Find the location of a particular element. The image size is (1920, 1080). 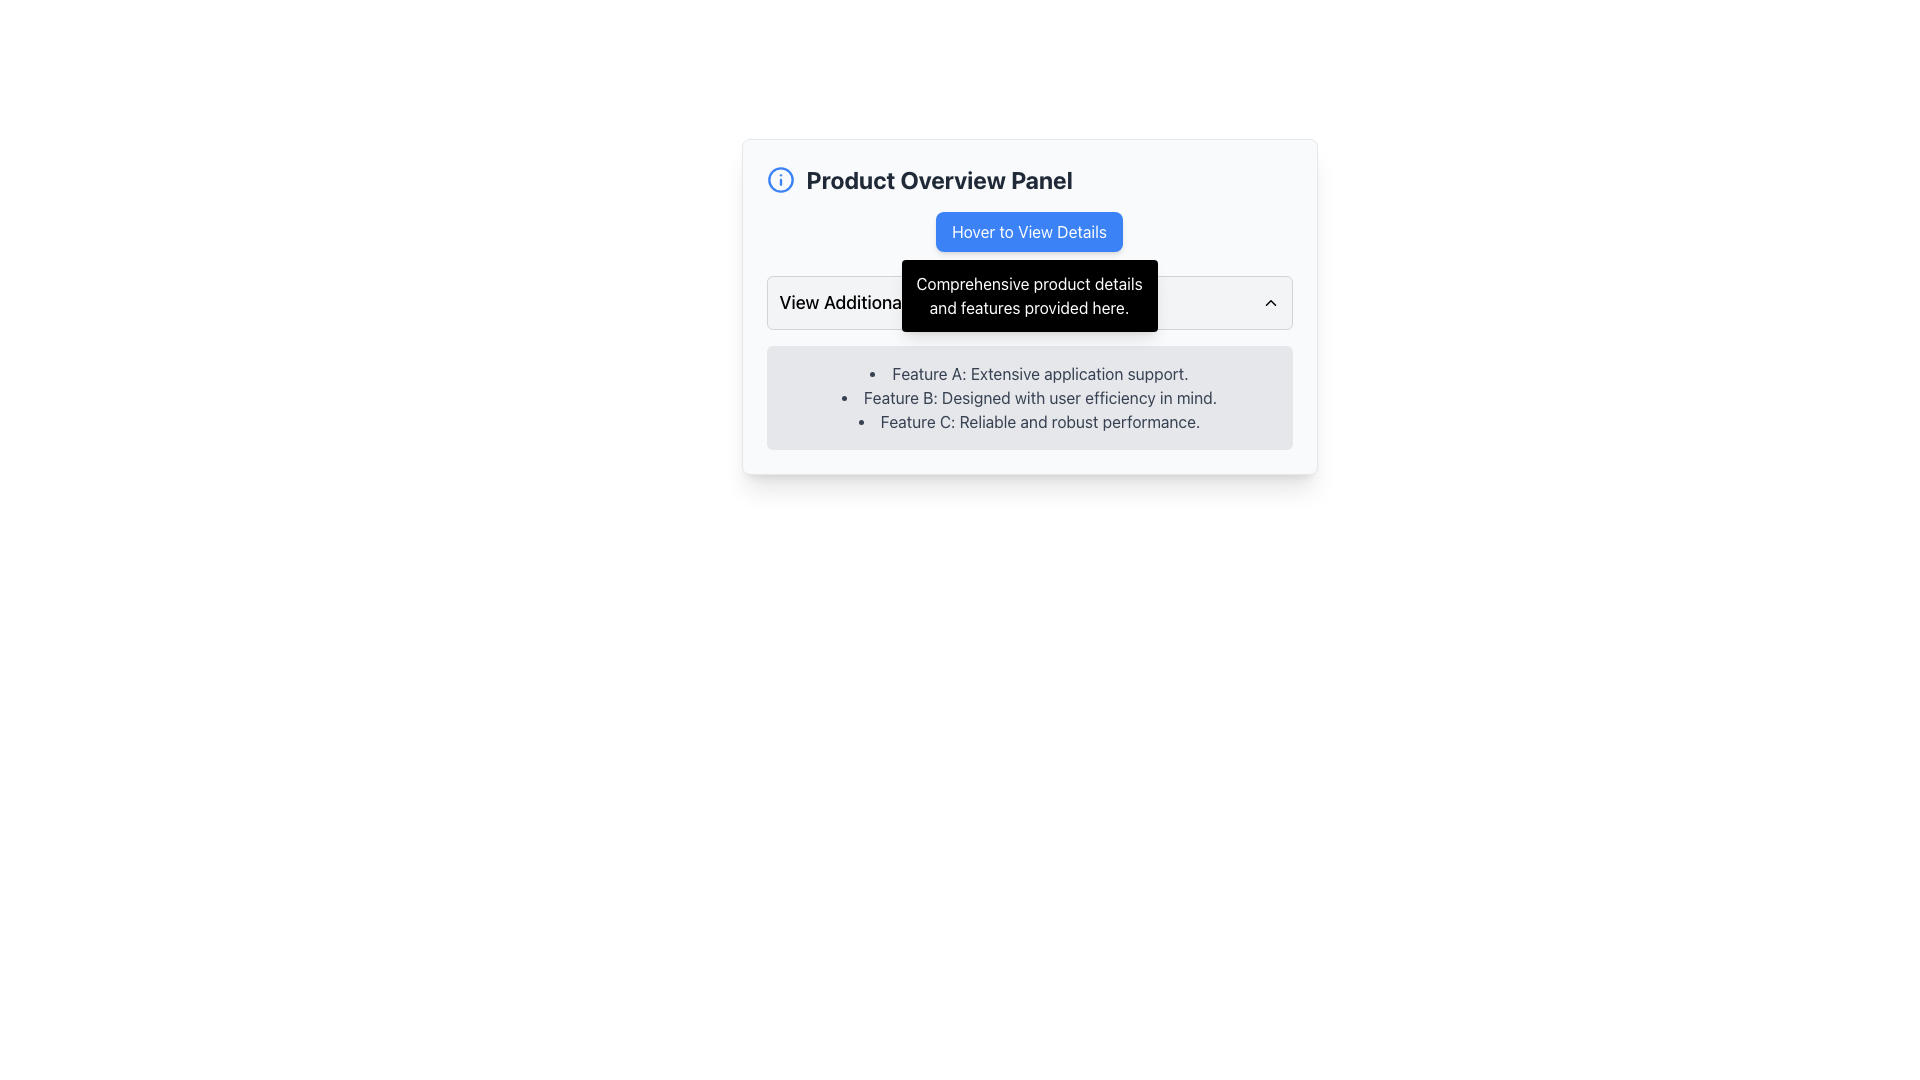

text element that states 'Feature C: Reliable and robust performance.' which is the third item in the bulleted list under 'Product Overview Panel' is located at coordinates (1029, 420).